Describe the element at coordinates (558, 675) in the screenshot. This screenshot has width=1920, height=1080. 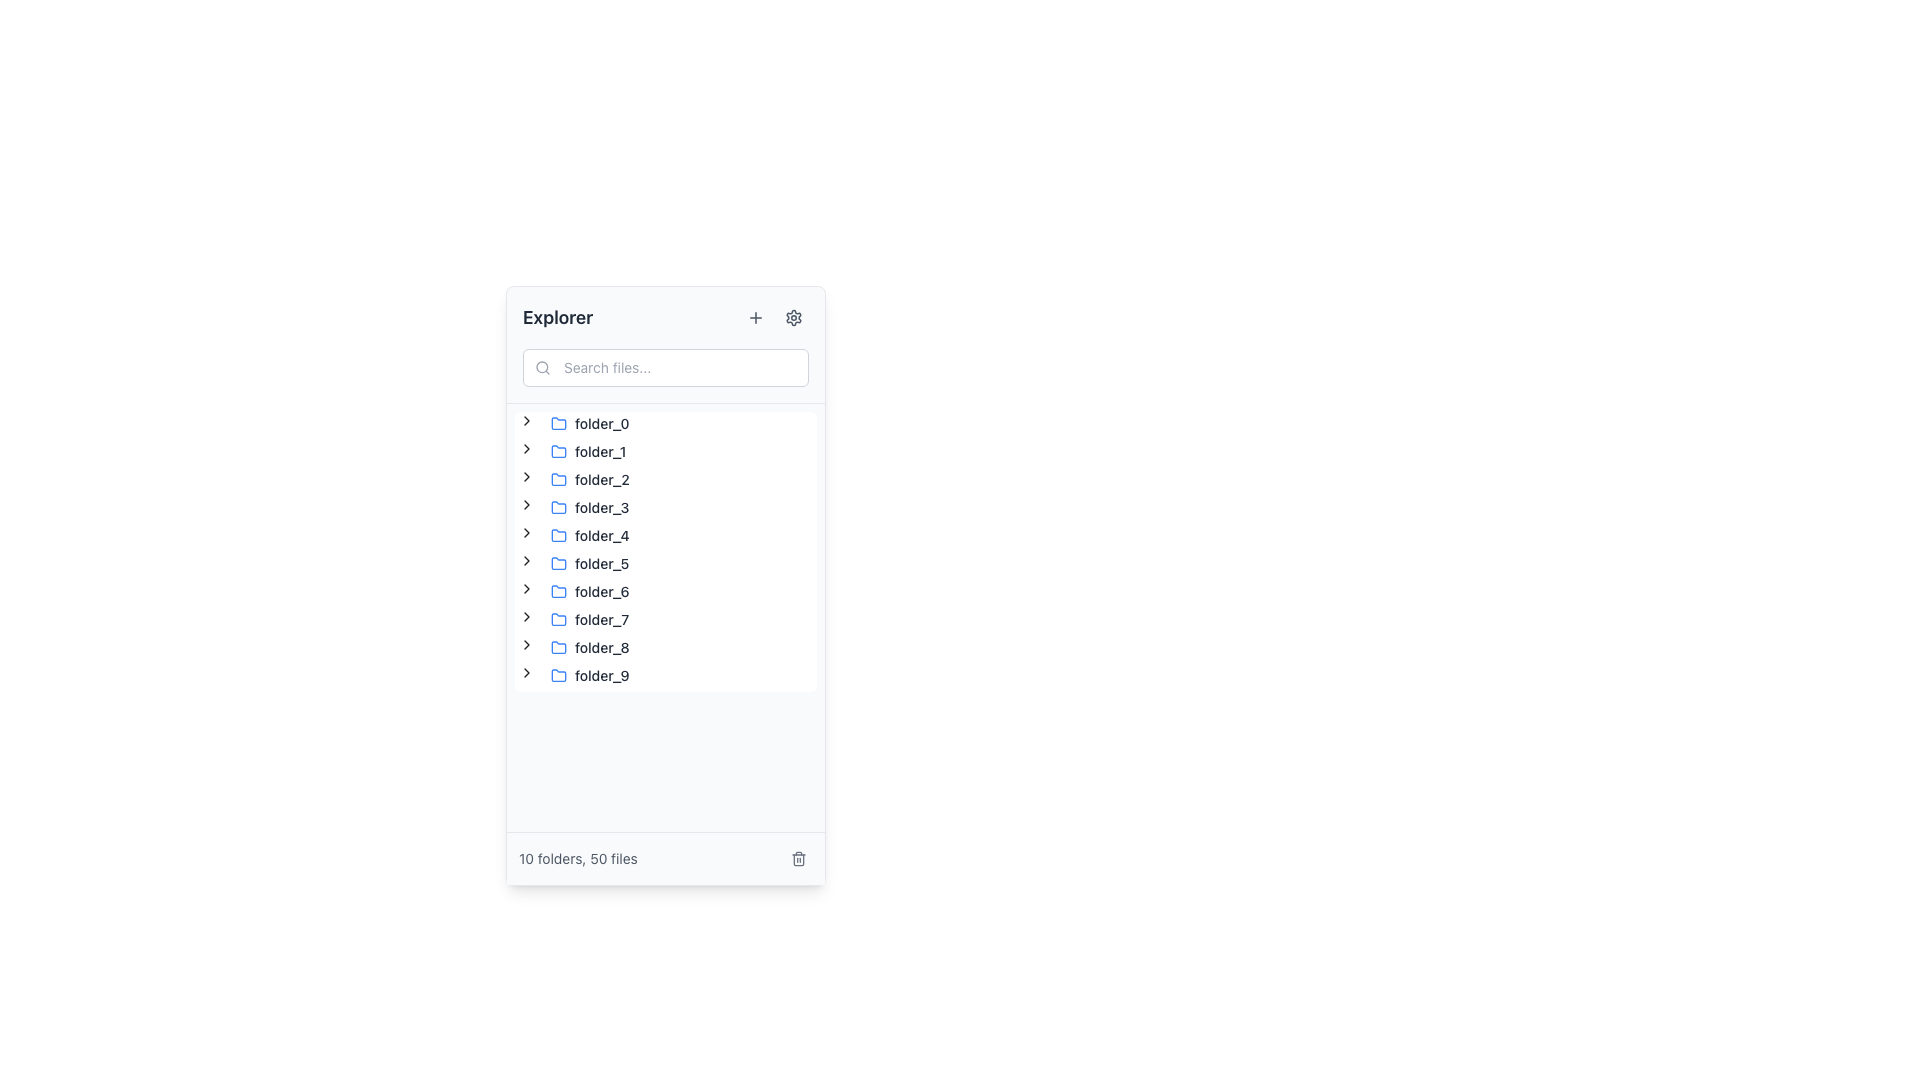
I see `the folder icon labeled 'folder_9' at the bottom of the vertical list in the explorer panel` at that location.